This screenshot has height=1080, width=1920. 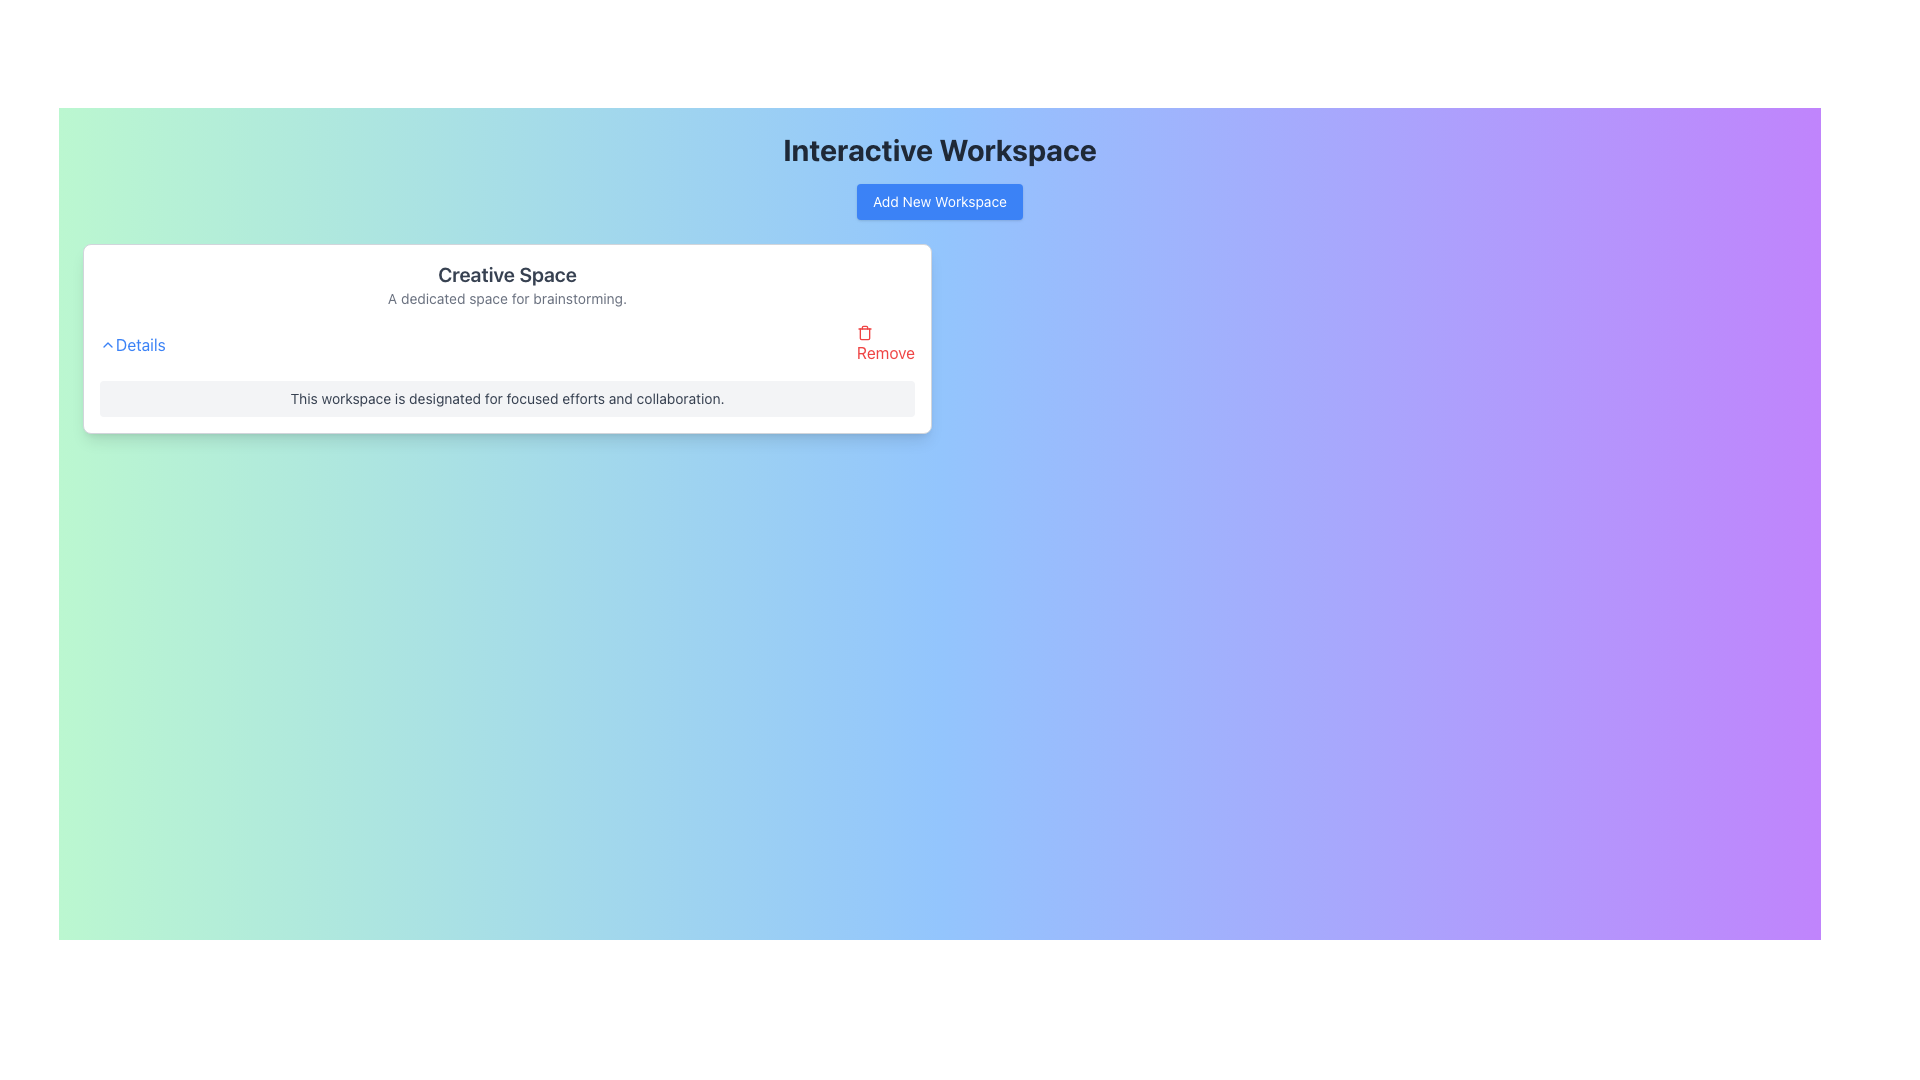 I want to click on the small upward-pointing chevron arrow icon located immediately left of the word 'Details' in the top-left corner of the card containing 'Creative Space' information, so click(x=107, y=343).